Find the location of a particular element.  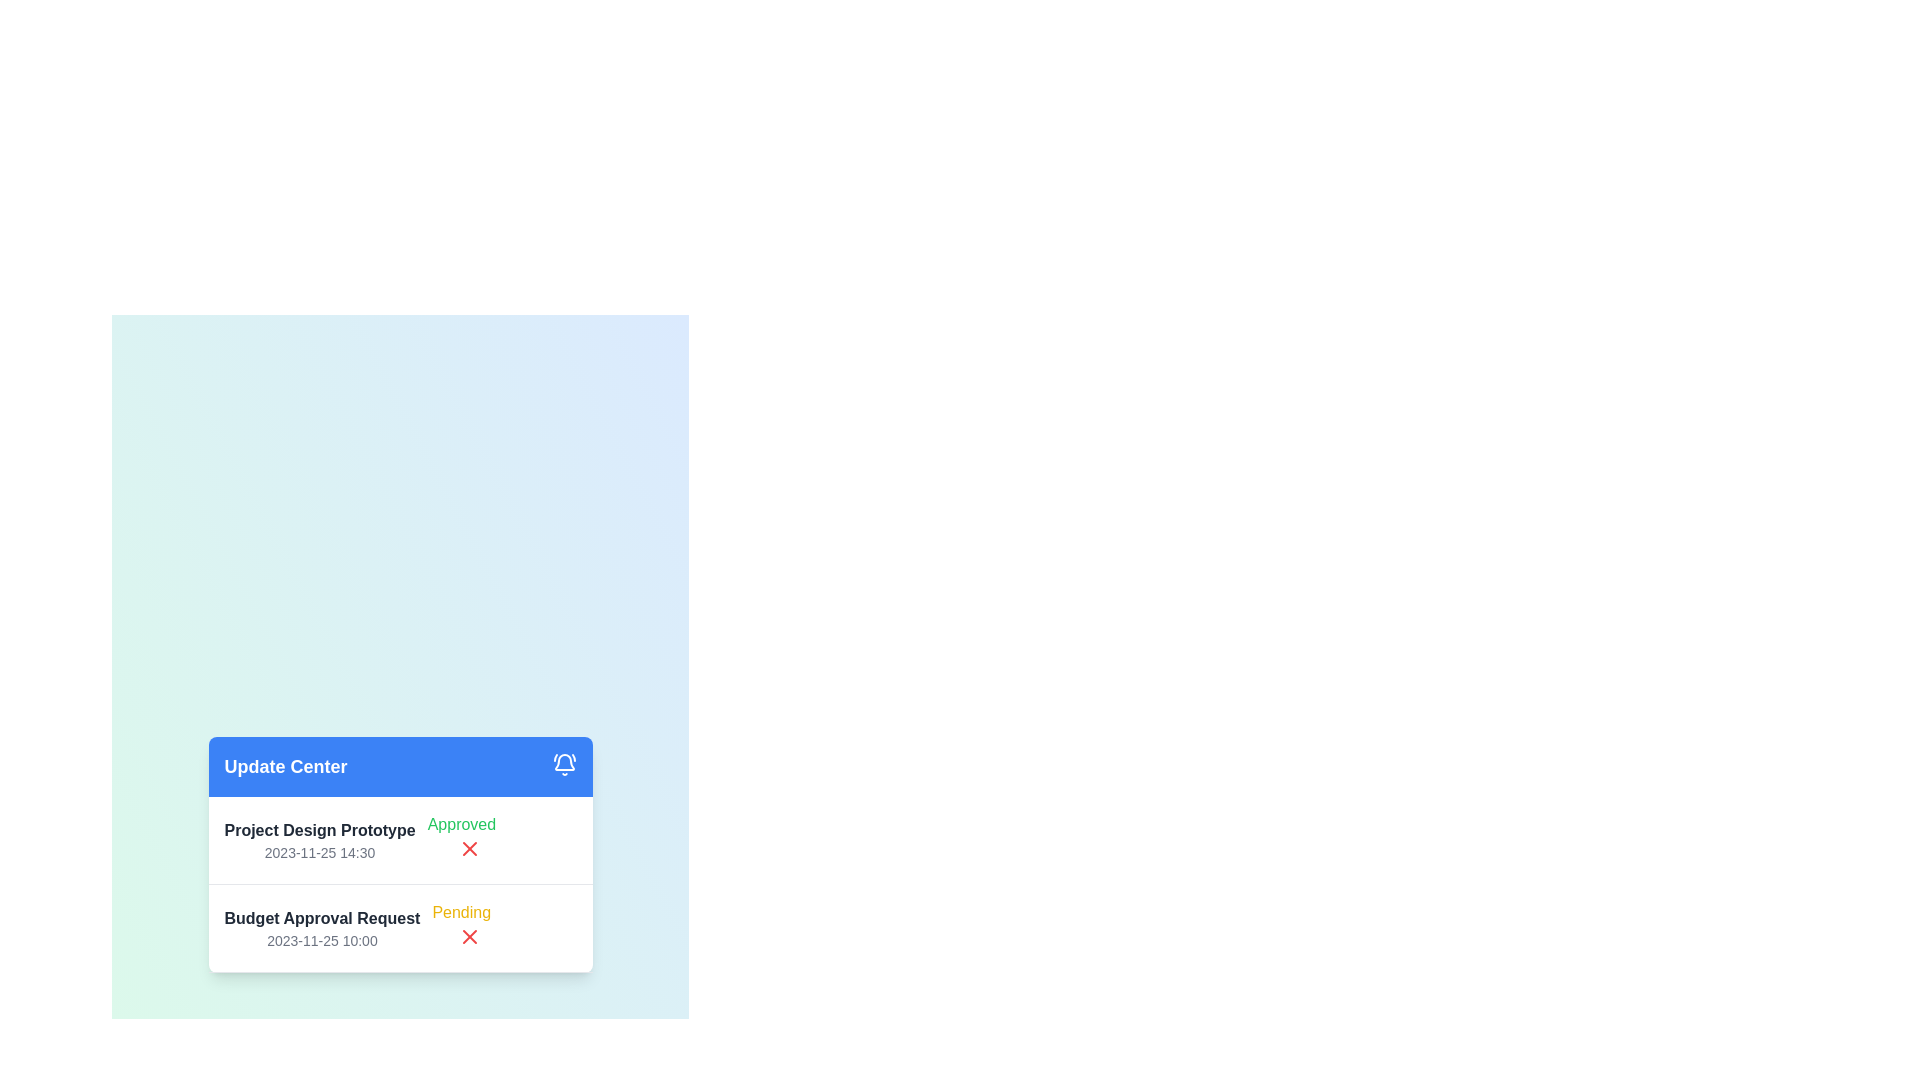

the static text element displaying '2023-11-25 14:30', which is located below the title 'Project Design Prototype' in a card interface is located at coordinates (320, 852).